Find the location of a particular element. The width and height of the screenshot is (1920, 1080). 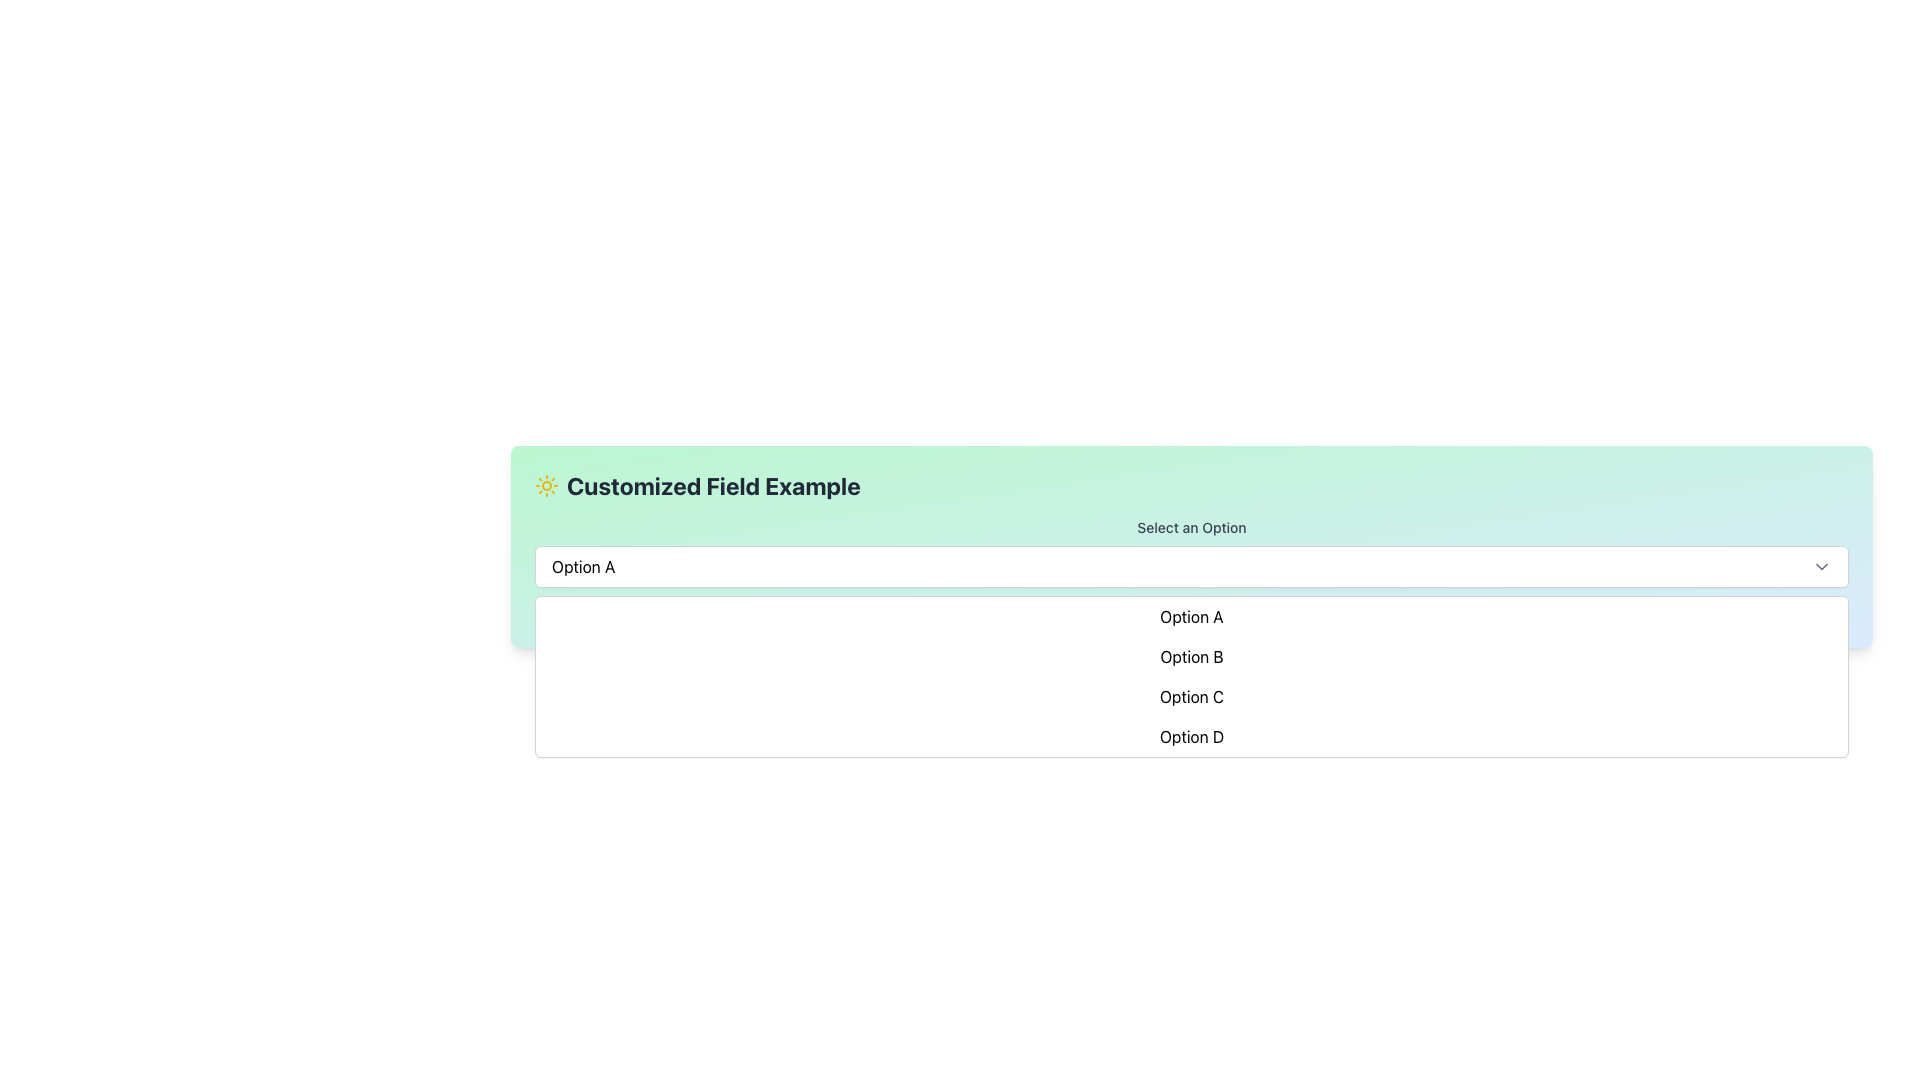

the text option labeled 'Option A' in the dropdown menu is located at coordinates (1191, 616).